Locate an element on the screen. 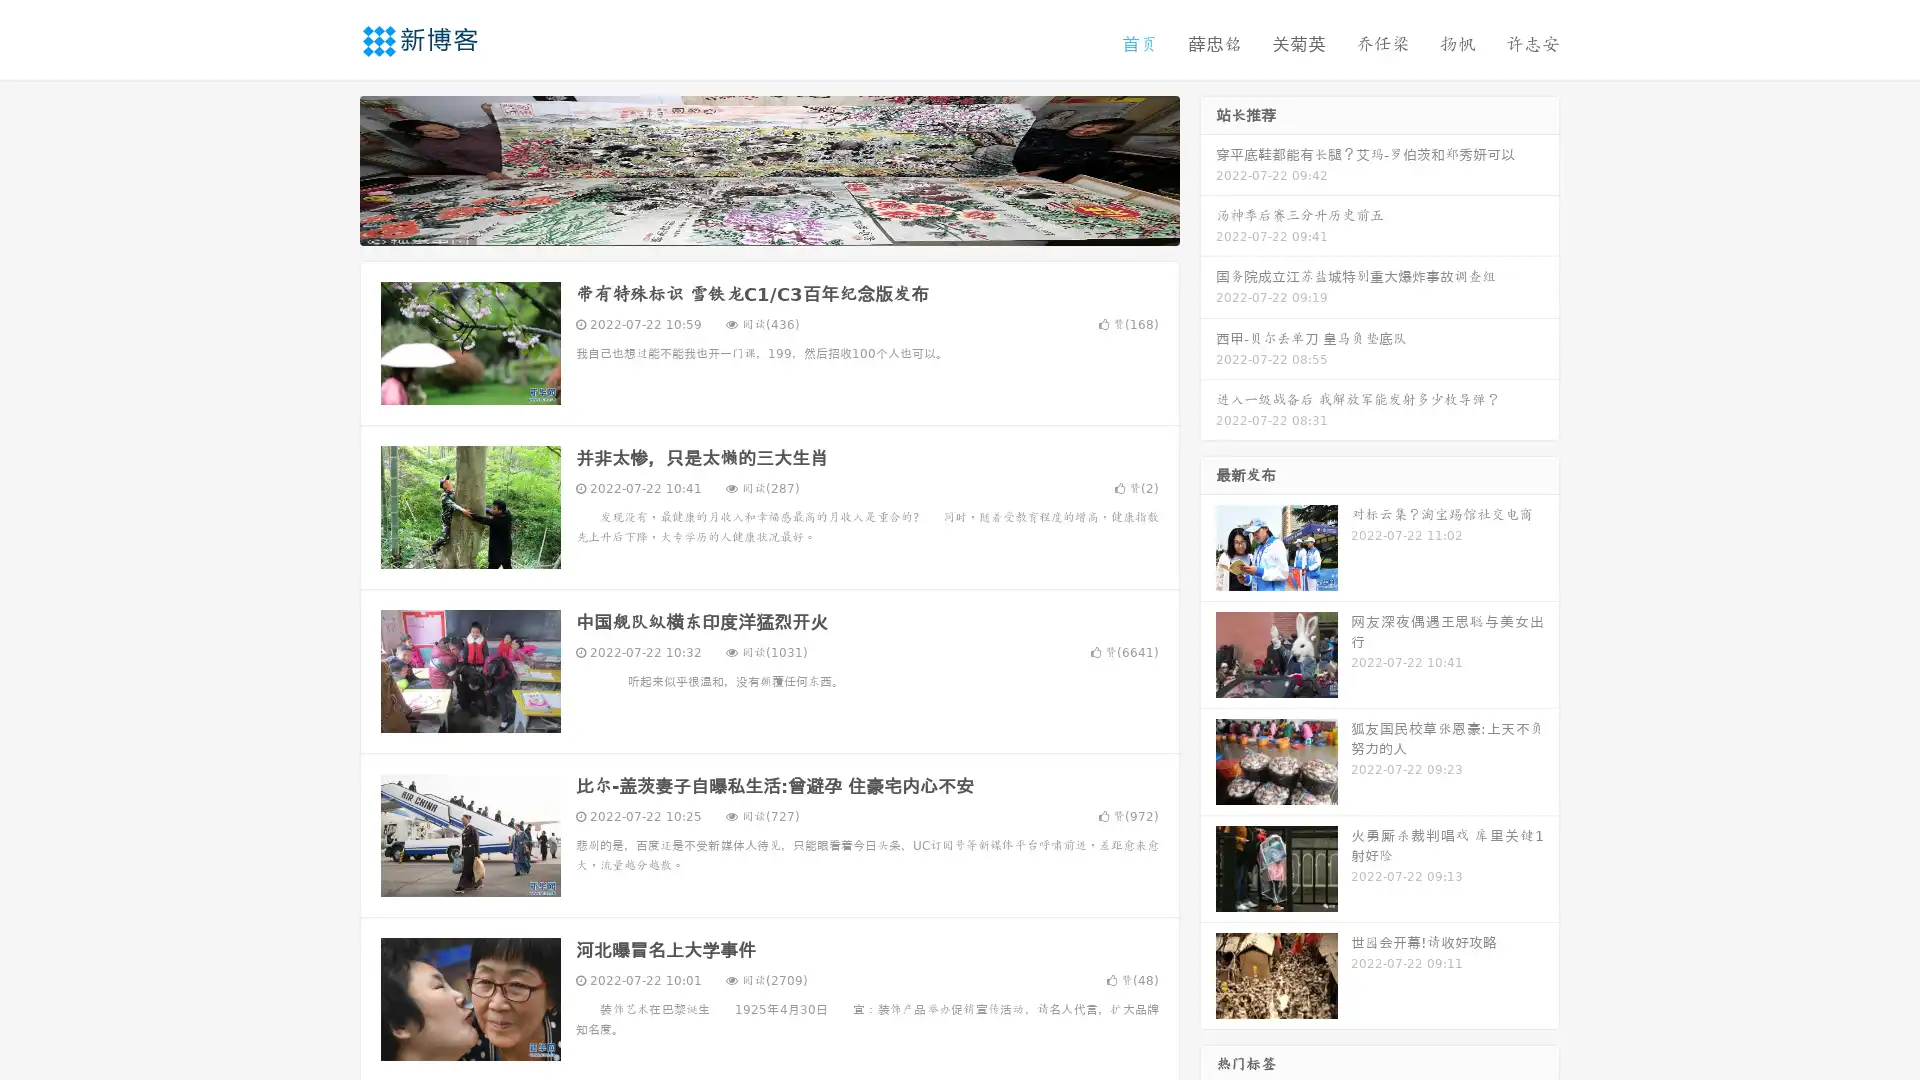 The width and height of the screenshot is (1920, 1080). Previous slide is located at coordinates (330, 168).